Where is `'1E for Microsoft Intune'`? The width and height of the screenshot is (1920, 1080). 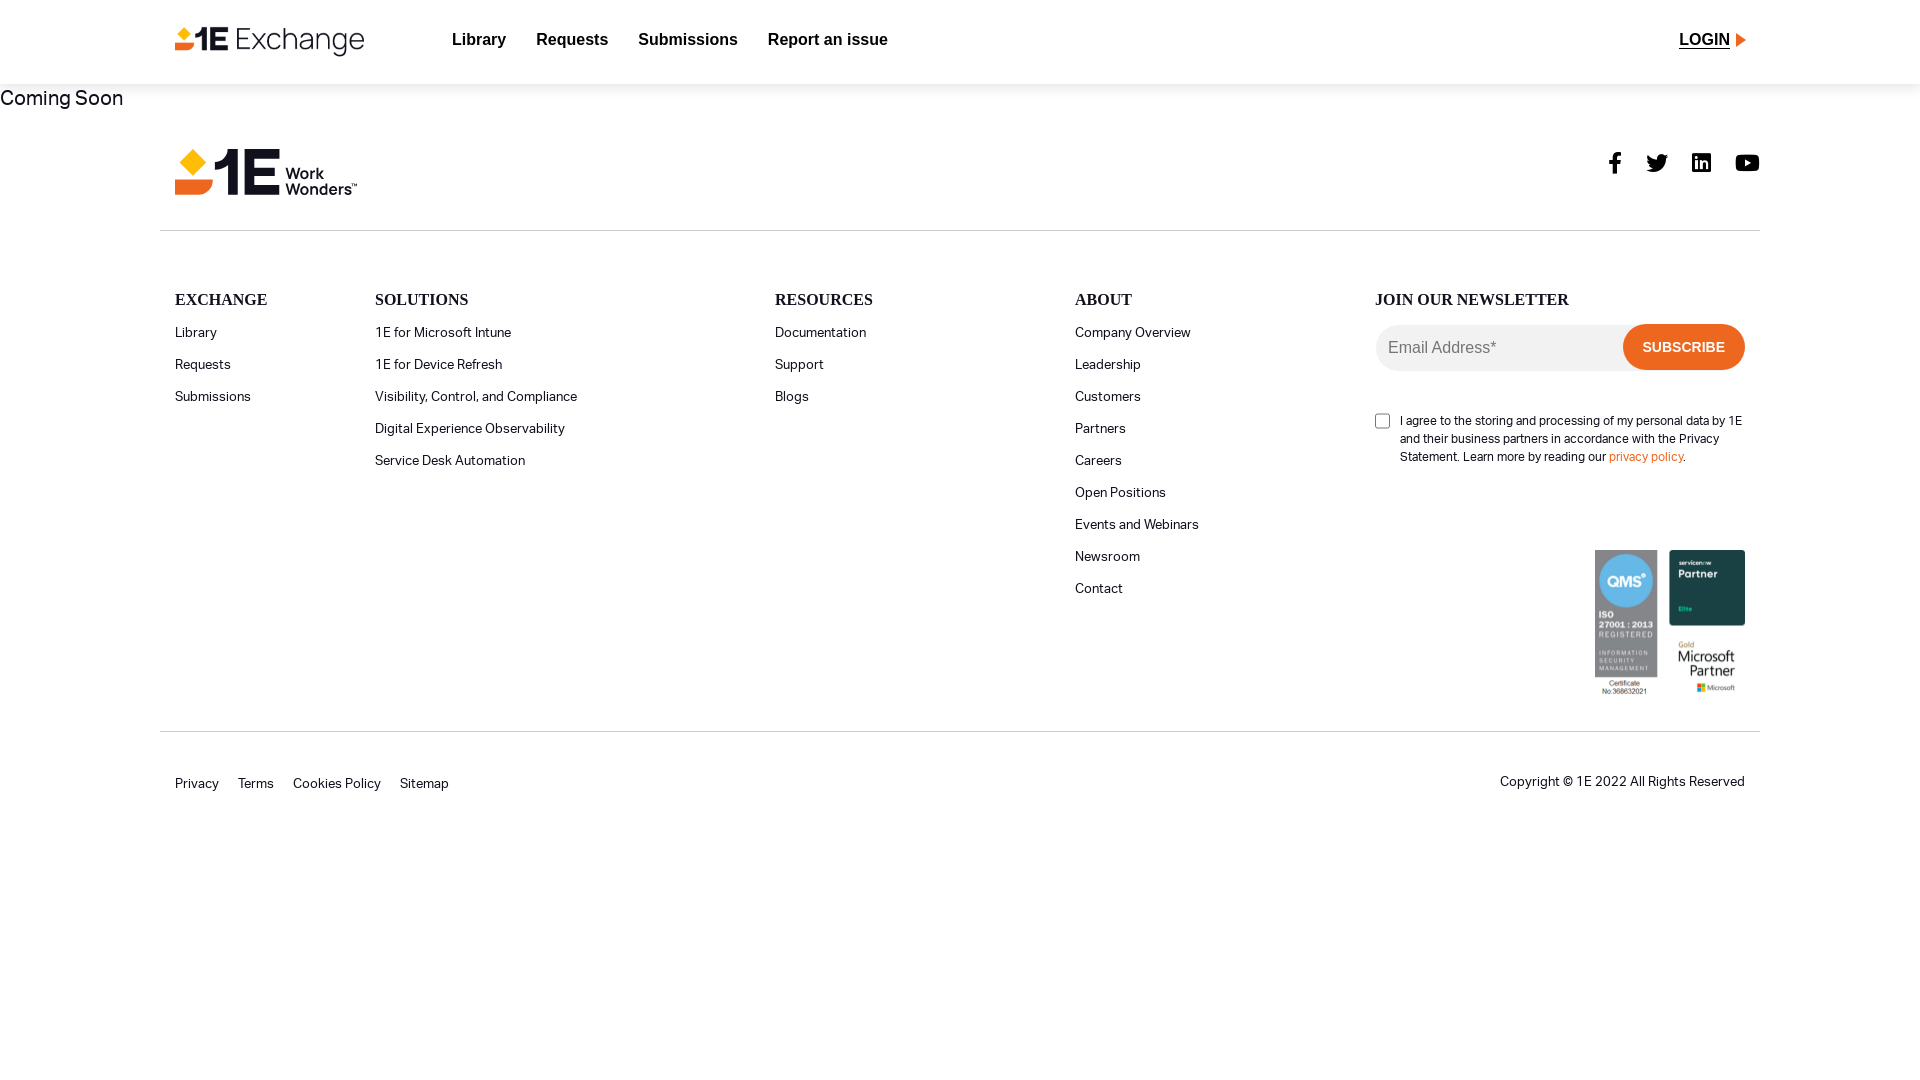
'1E for Microsoft Intune' is located at coordinates (441, 332).